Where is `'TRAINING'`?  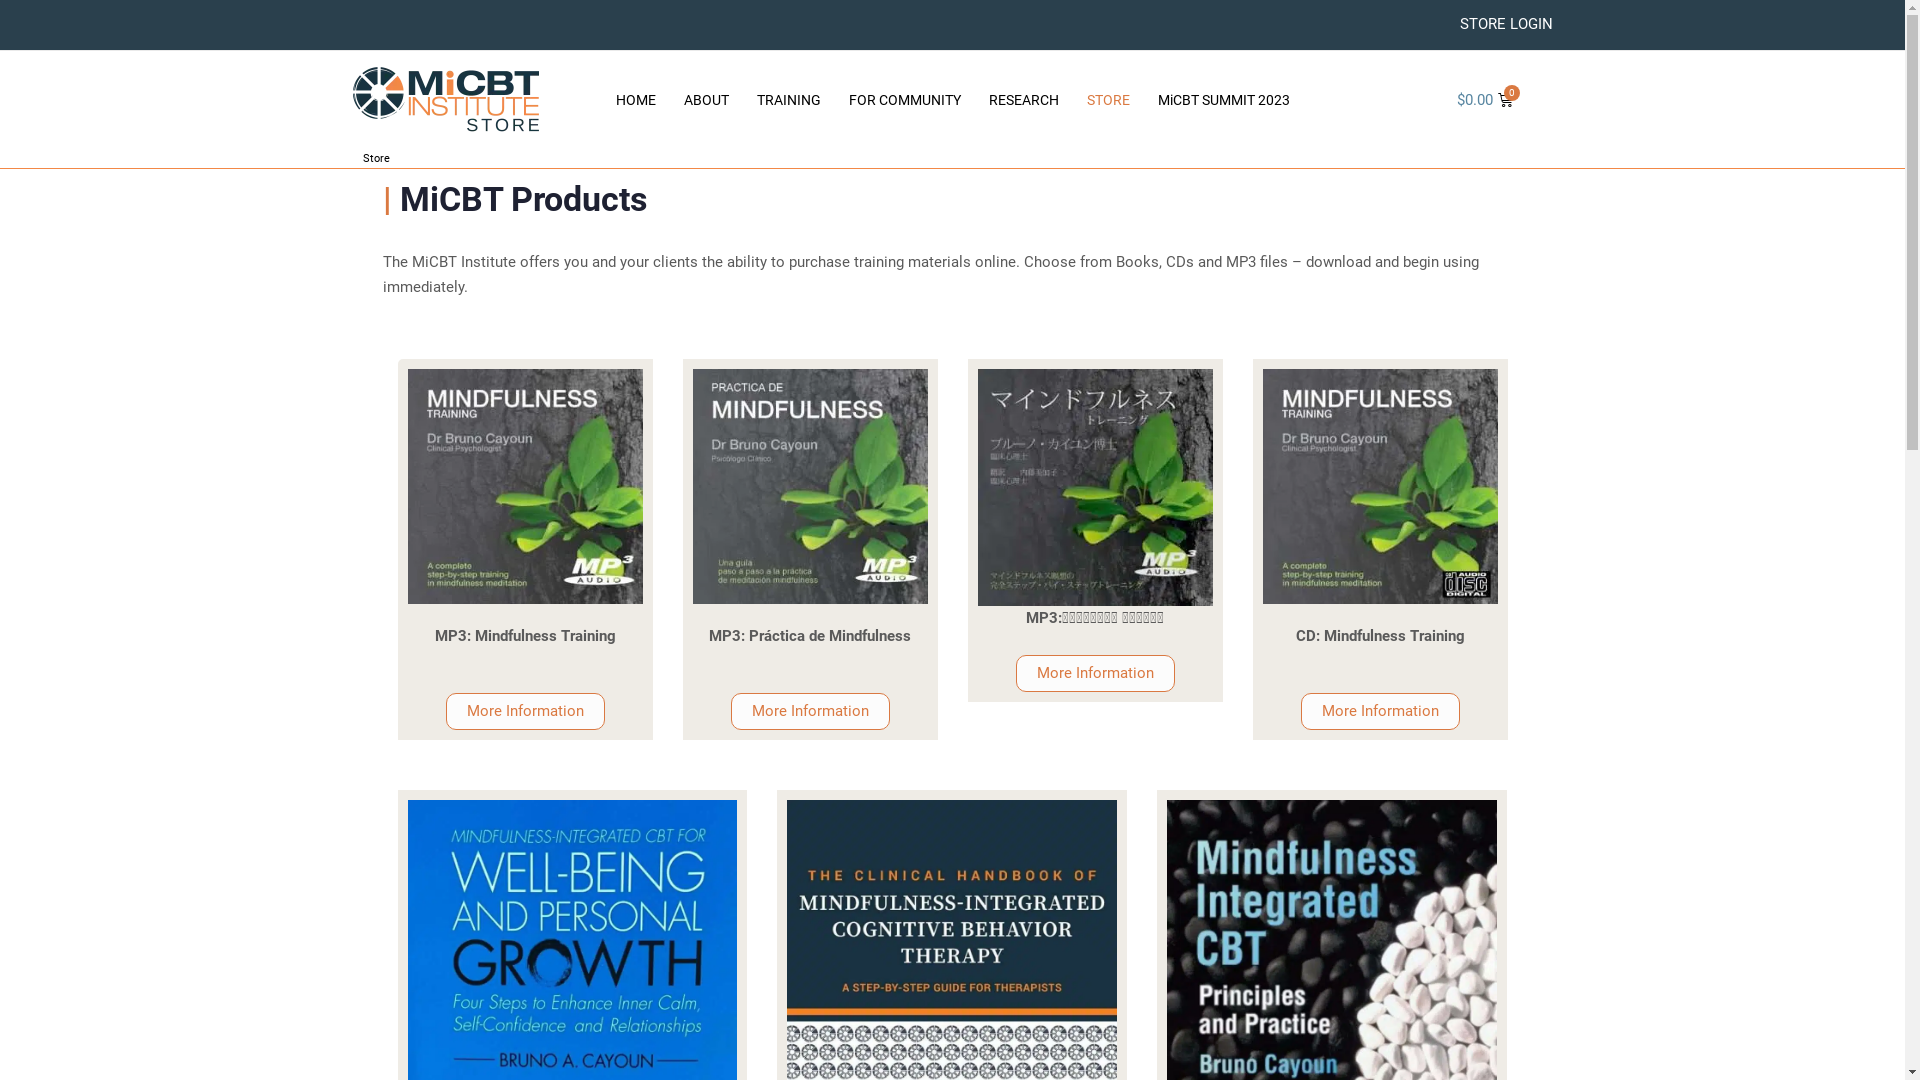
'TRAINING' is located at coordinates (786, 100).